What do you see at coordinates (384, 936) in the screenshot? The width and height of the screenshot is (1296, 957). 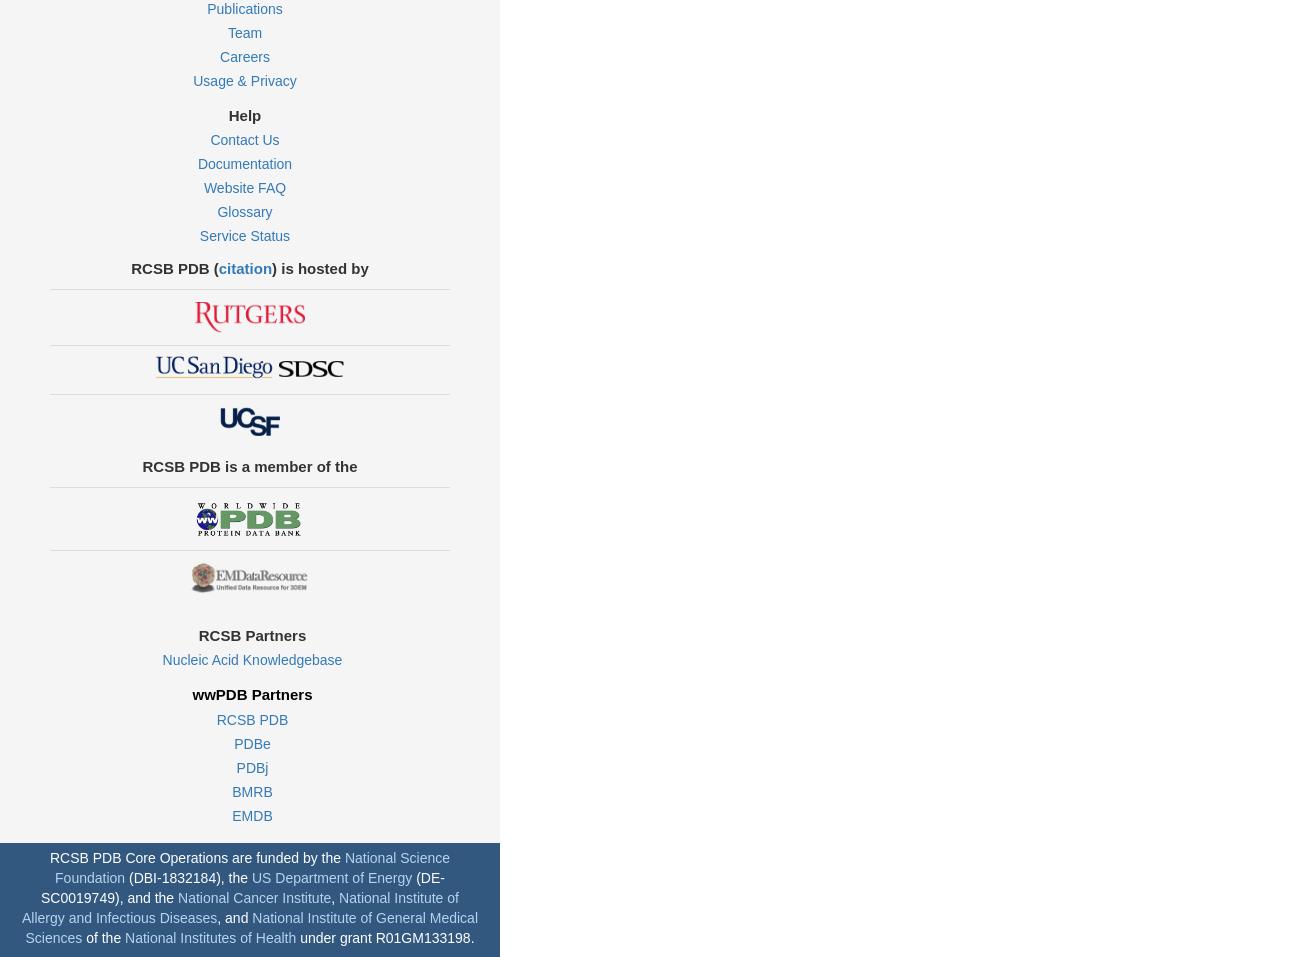 I see `'under grant R01GM133198.'` at bounding box center [384, 936].